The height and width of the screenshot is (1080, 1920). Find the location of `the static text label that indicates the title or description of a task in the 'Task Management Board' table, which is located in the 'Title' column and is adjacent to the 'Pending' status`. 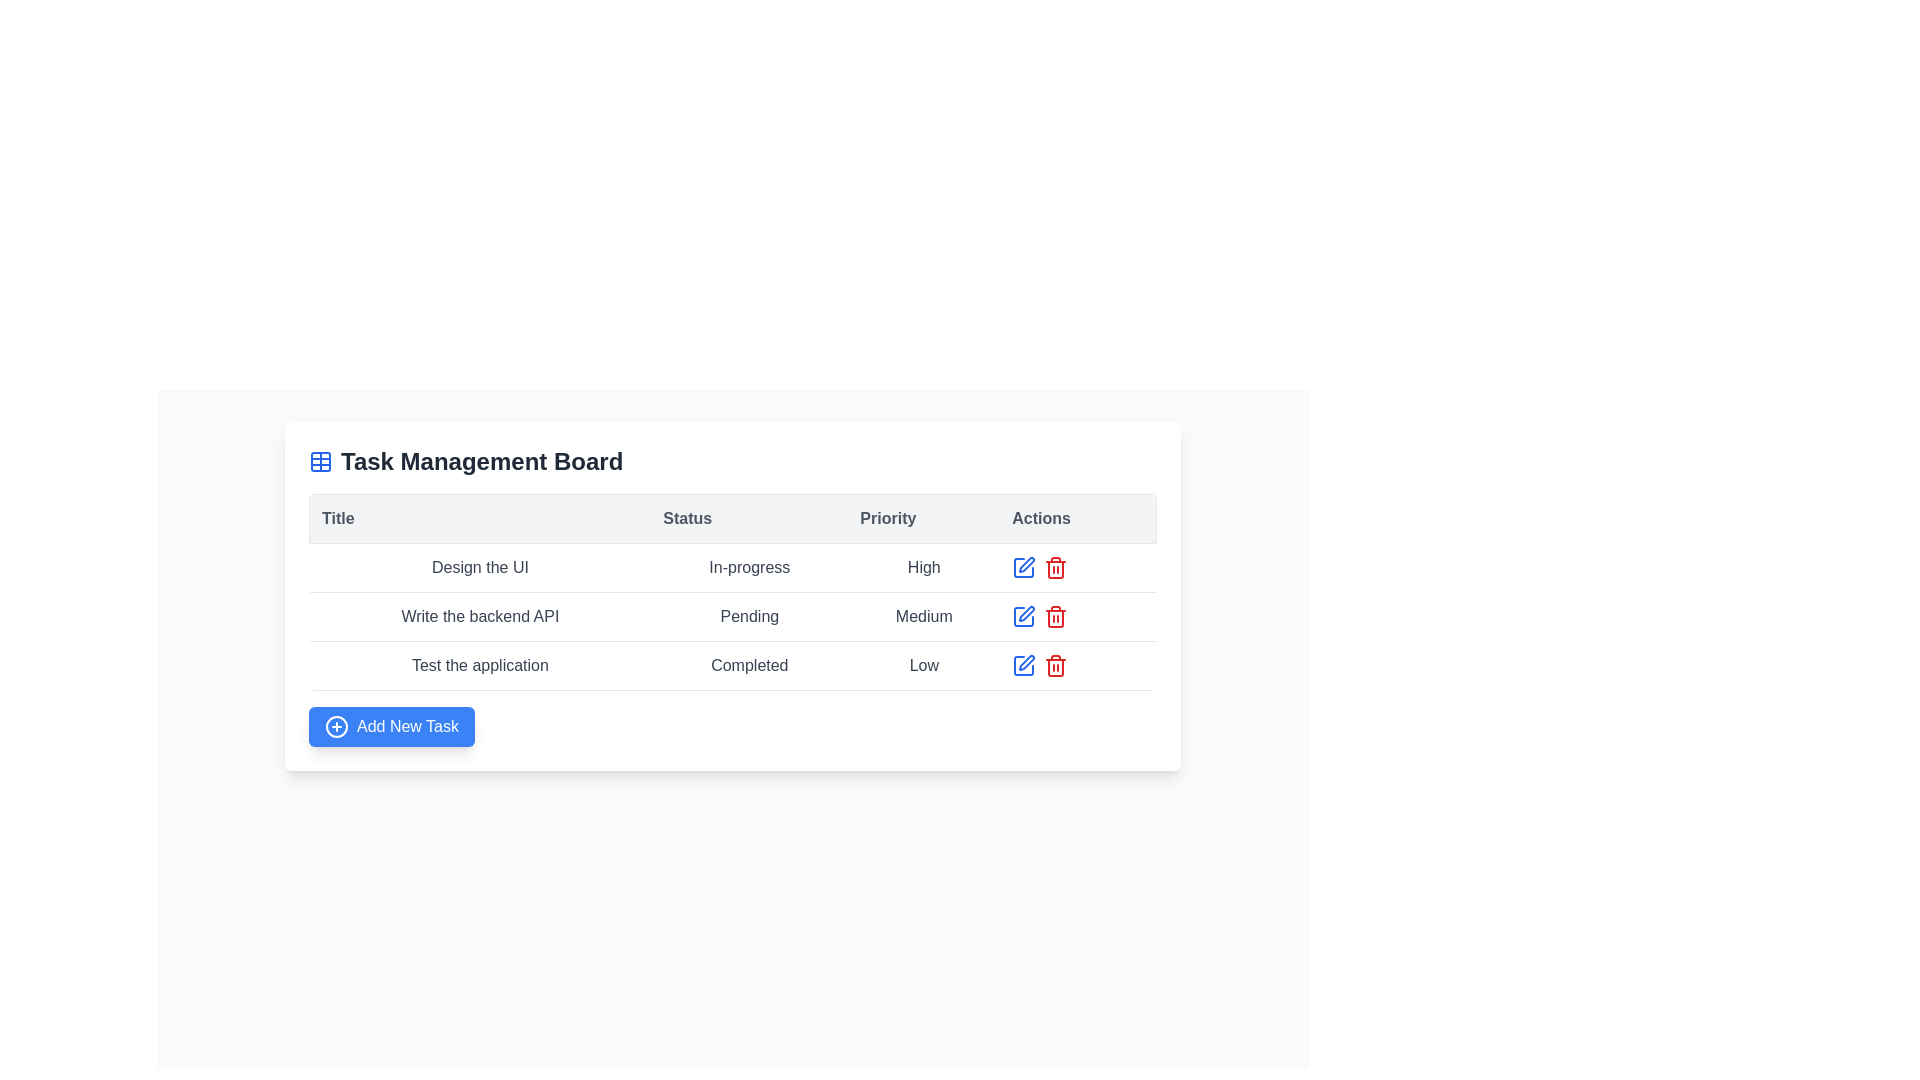

the static text label that indicates the title or description of a task in the 'Task Management Board' table, which is located in the 'Title' column and is adjacent to the 'Pending' status is located at coordinates (480, 616).